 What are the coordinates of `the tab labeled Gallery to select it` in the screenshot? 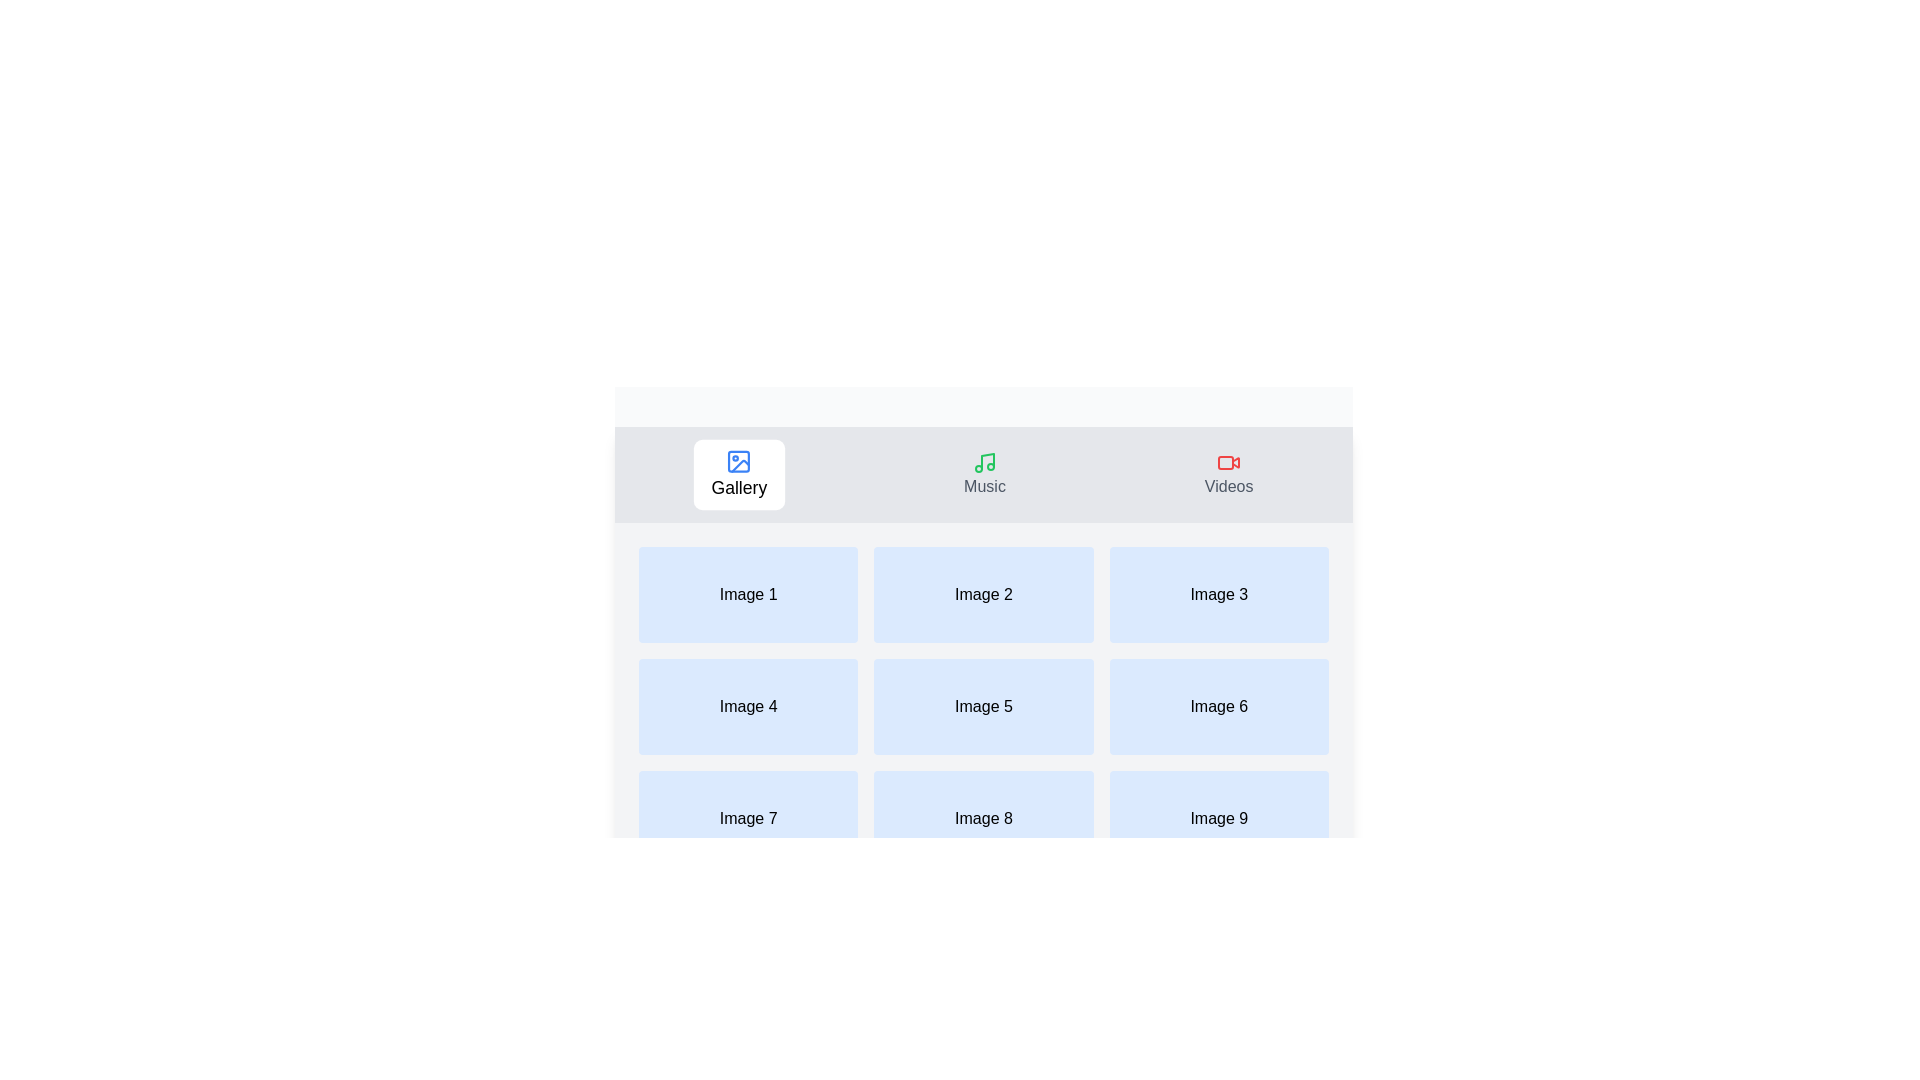 It's located at (738, 474).